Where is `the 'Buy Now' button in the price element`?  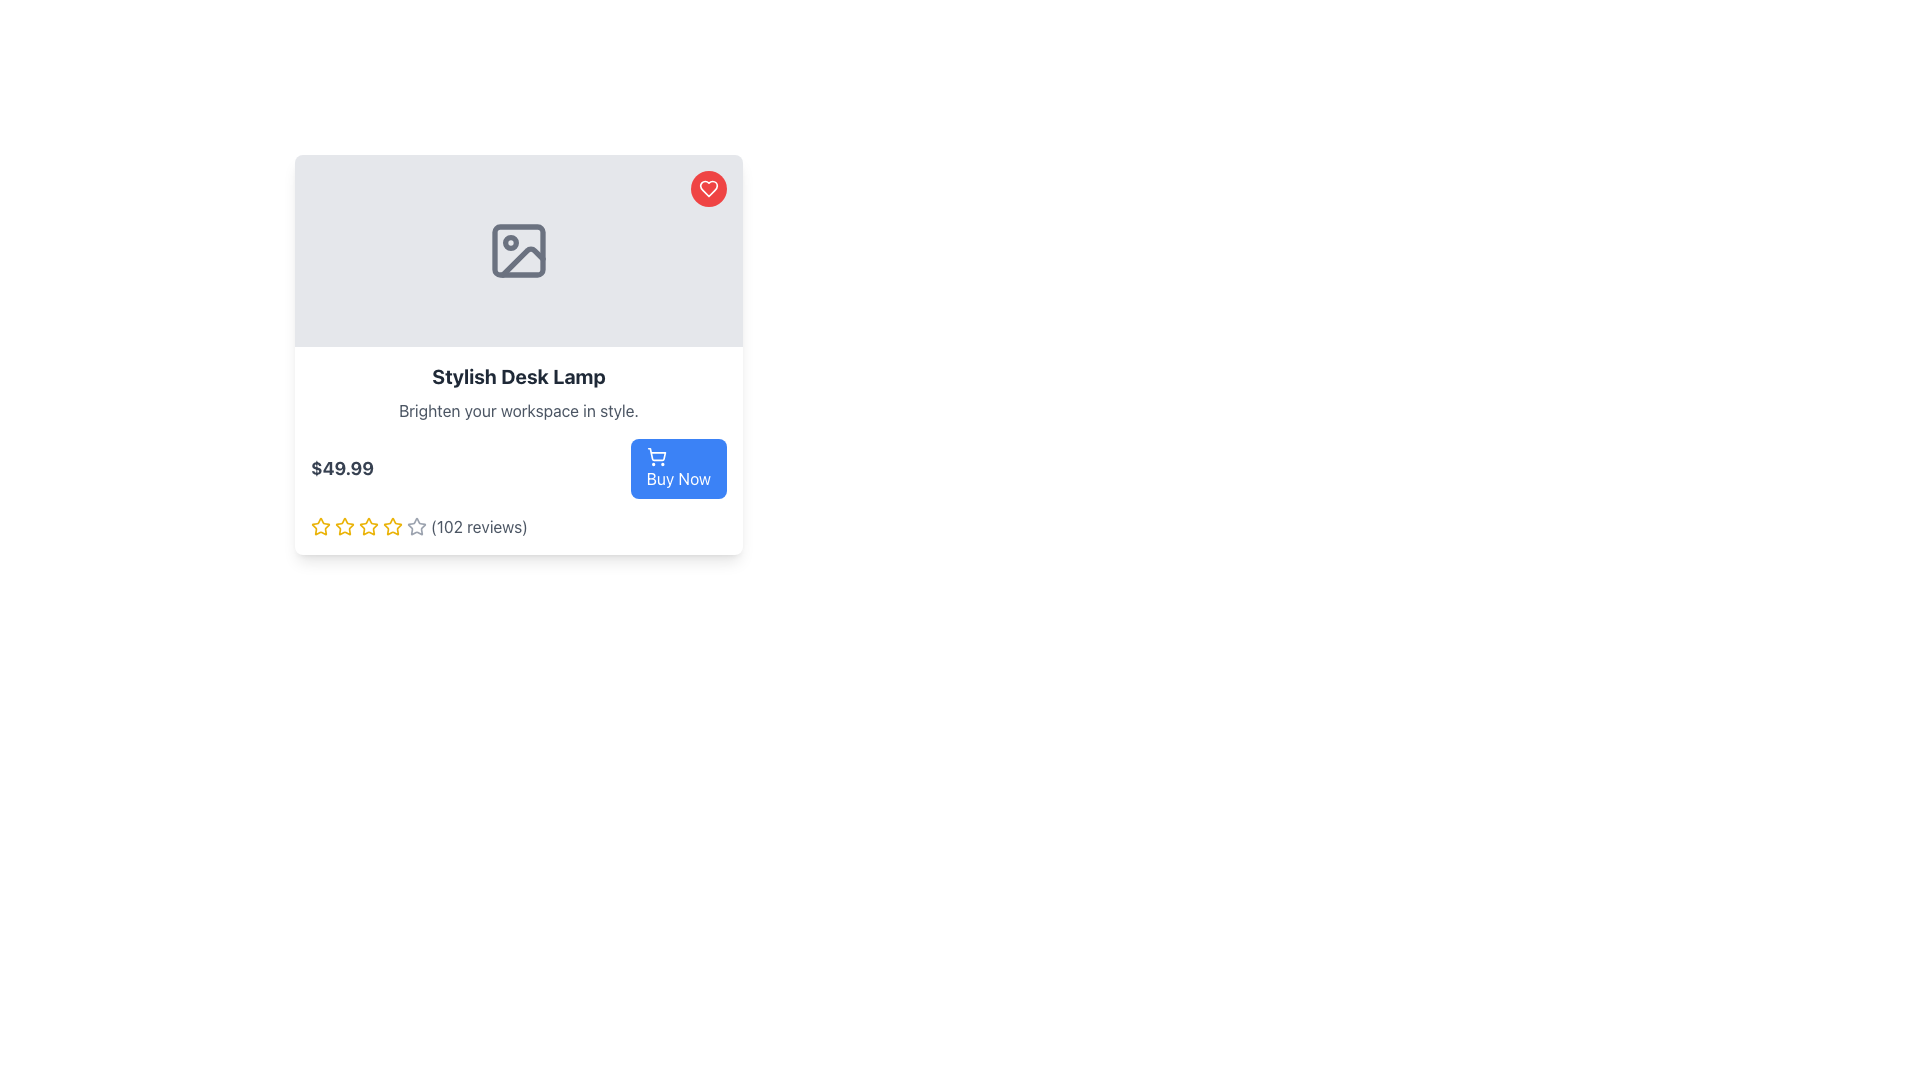 the 'Buy Now' button in the price element is located at coordinates (518, 469).